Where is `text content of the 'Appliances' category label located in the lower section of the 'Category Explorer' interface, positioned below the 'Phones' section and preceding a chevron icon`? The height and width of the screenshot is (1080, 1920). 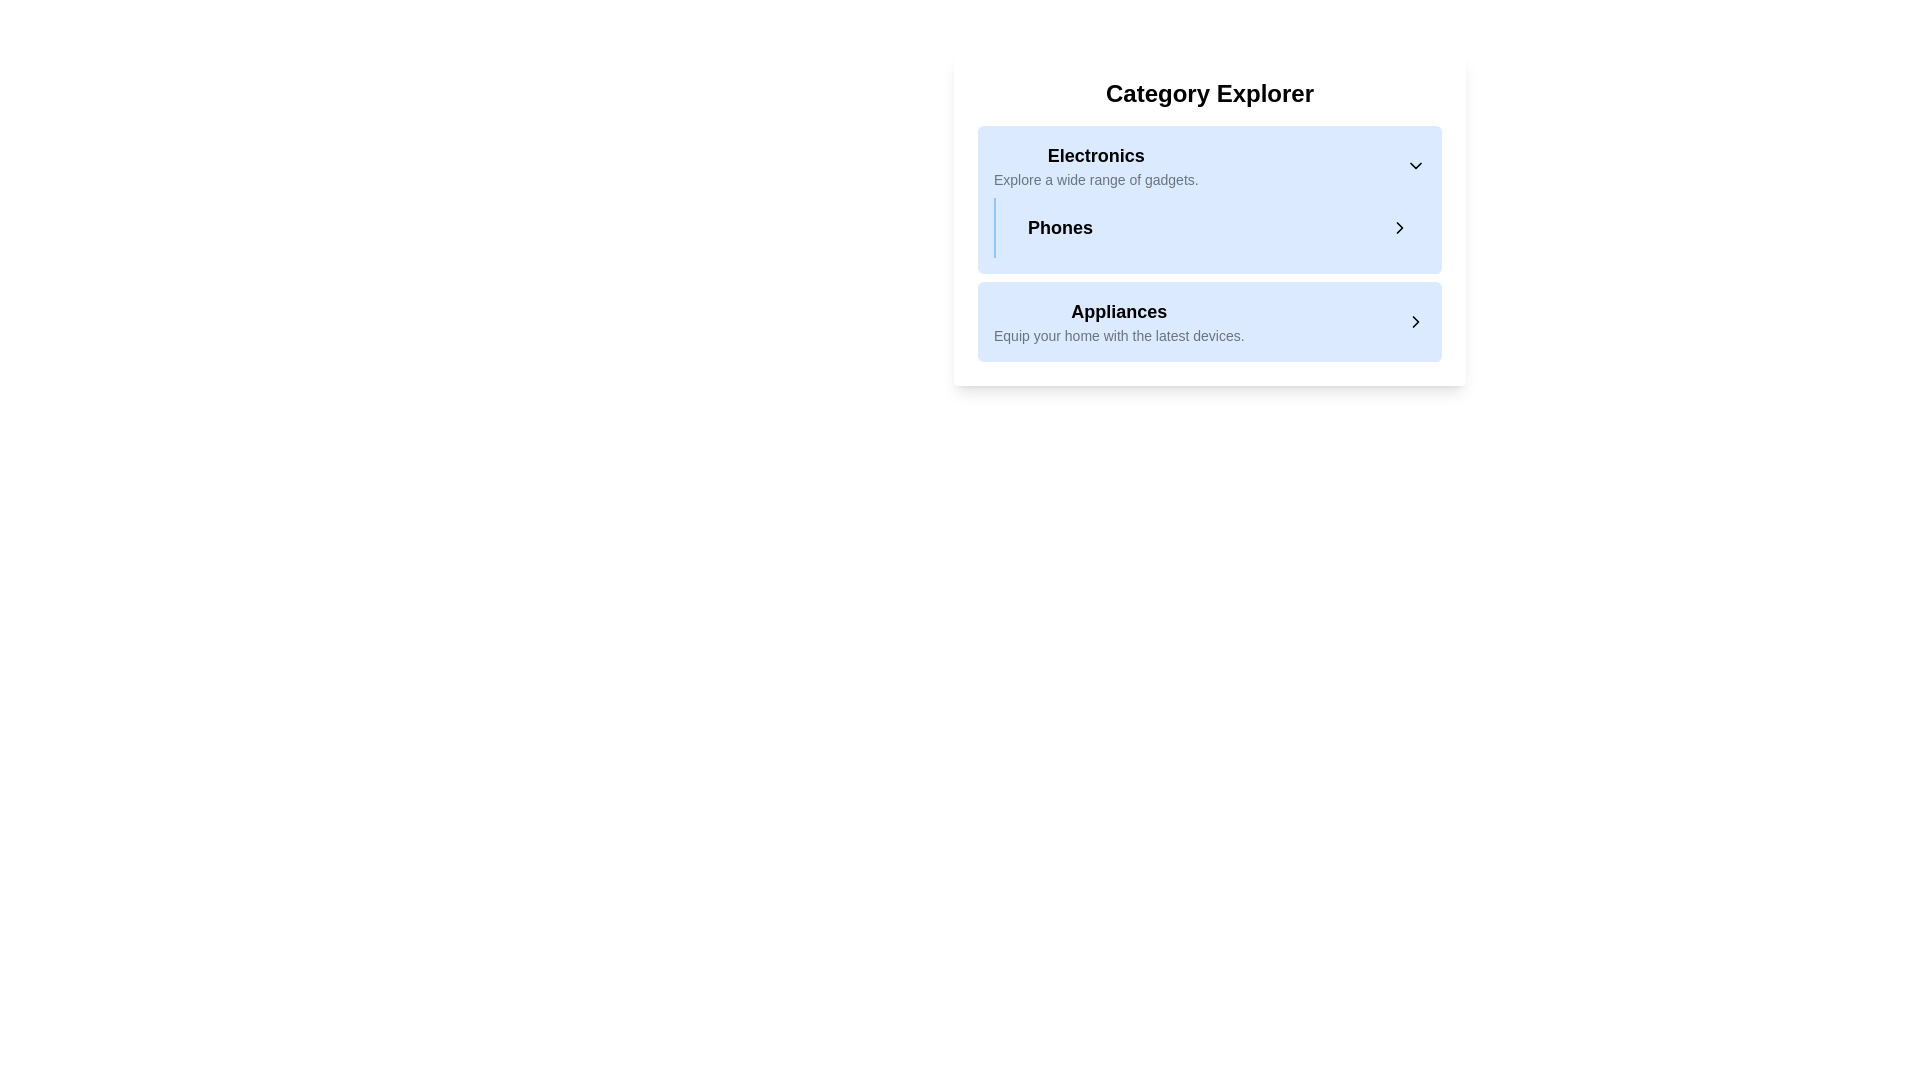
text content of the 'Appliances' category label located in the lower section of the 'Category Explorer' interface, positioned below the 'Phones' section and preceding a chevron icon is located at coordinates (1118, 320).